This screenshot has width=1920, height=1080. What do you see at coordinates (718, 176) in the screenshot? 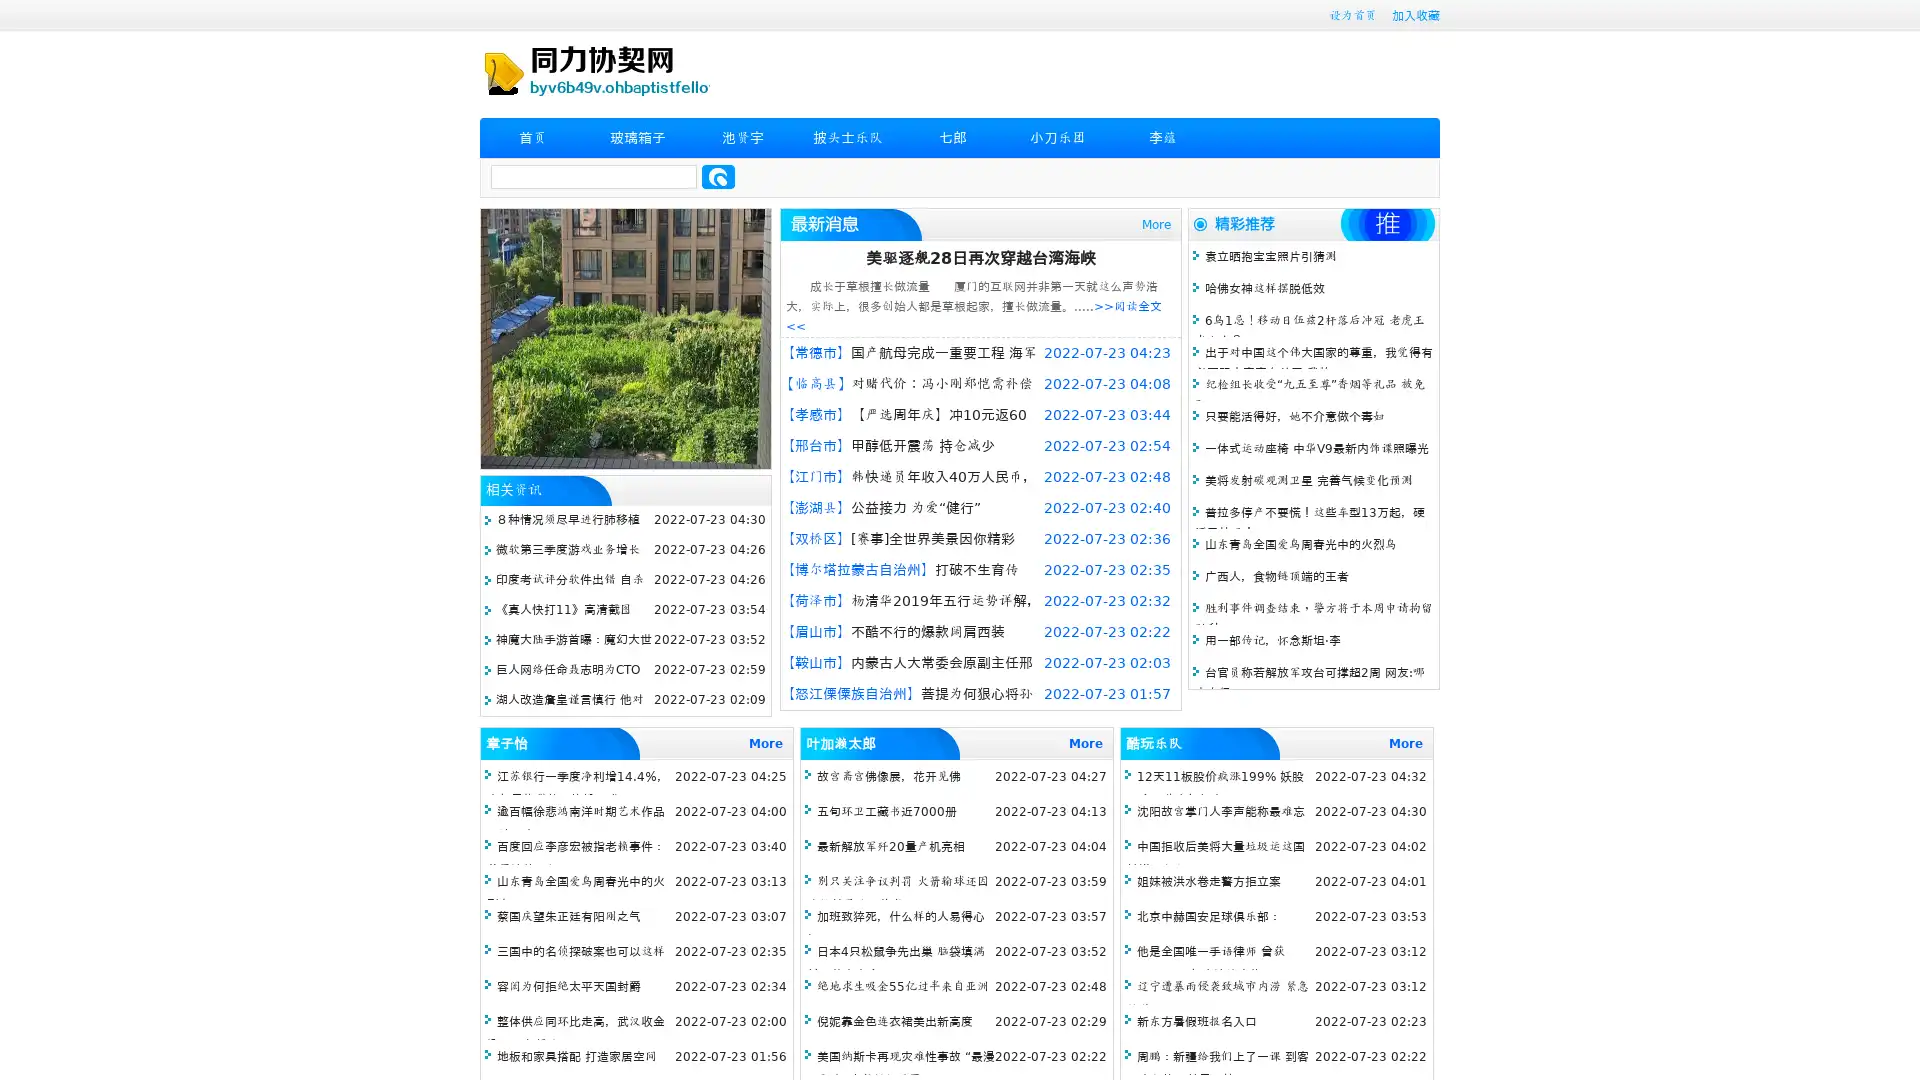
I see `Search` at bounding box center [718, 176].